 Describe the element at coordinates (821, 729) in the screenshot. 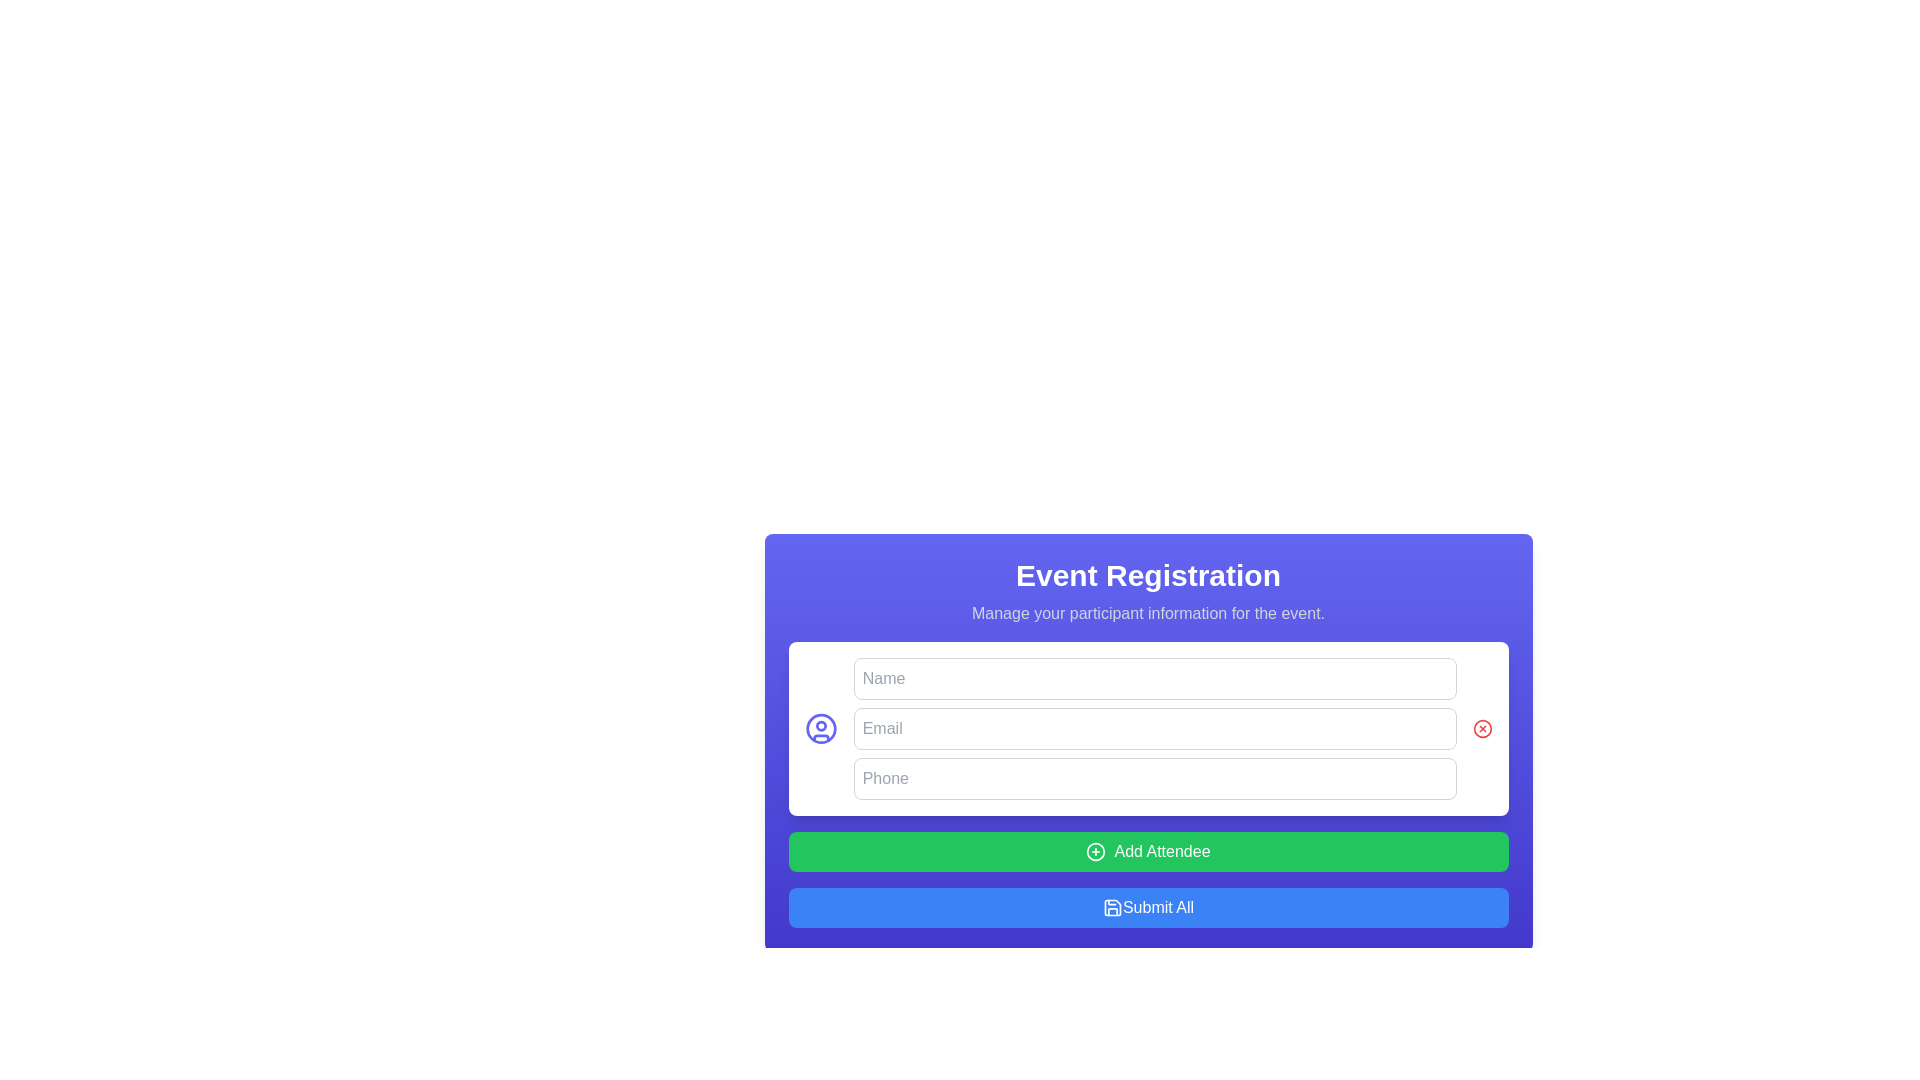

I see `the user profile icon located to the left of the 'Name' input field in the registration form` at that location.